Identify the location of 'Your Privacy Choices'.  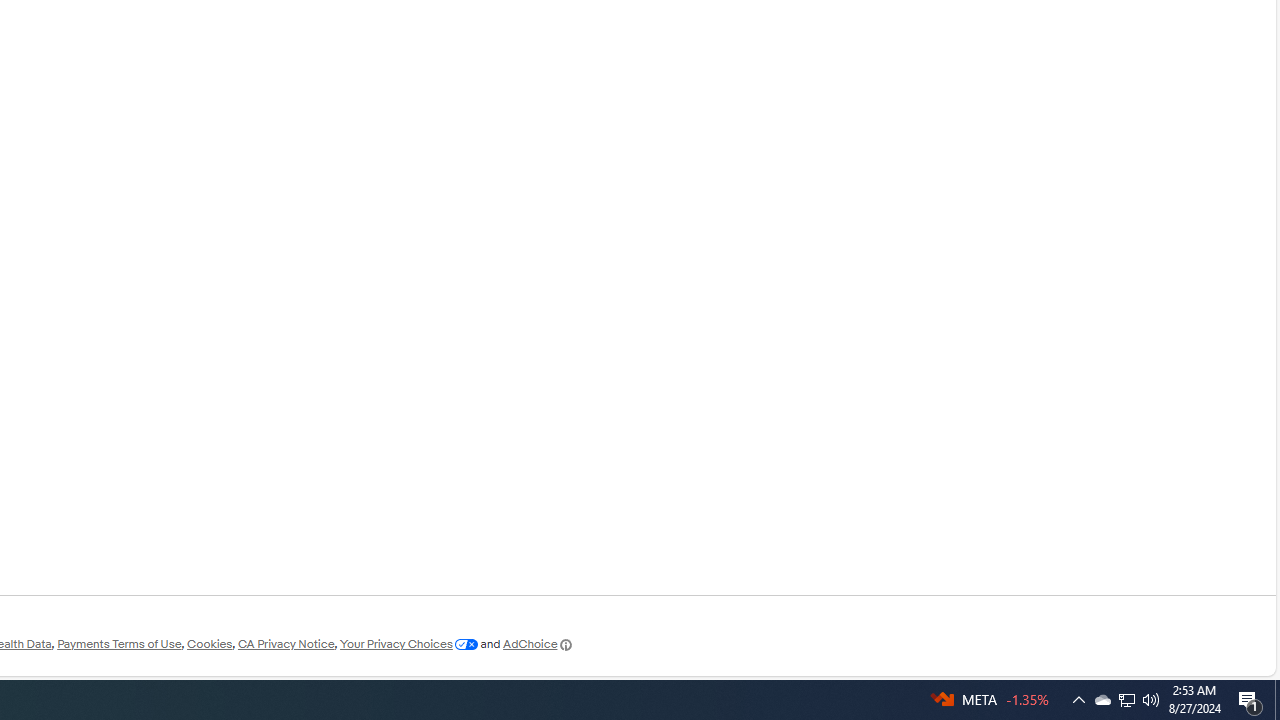
(407, 644).